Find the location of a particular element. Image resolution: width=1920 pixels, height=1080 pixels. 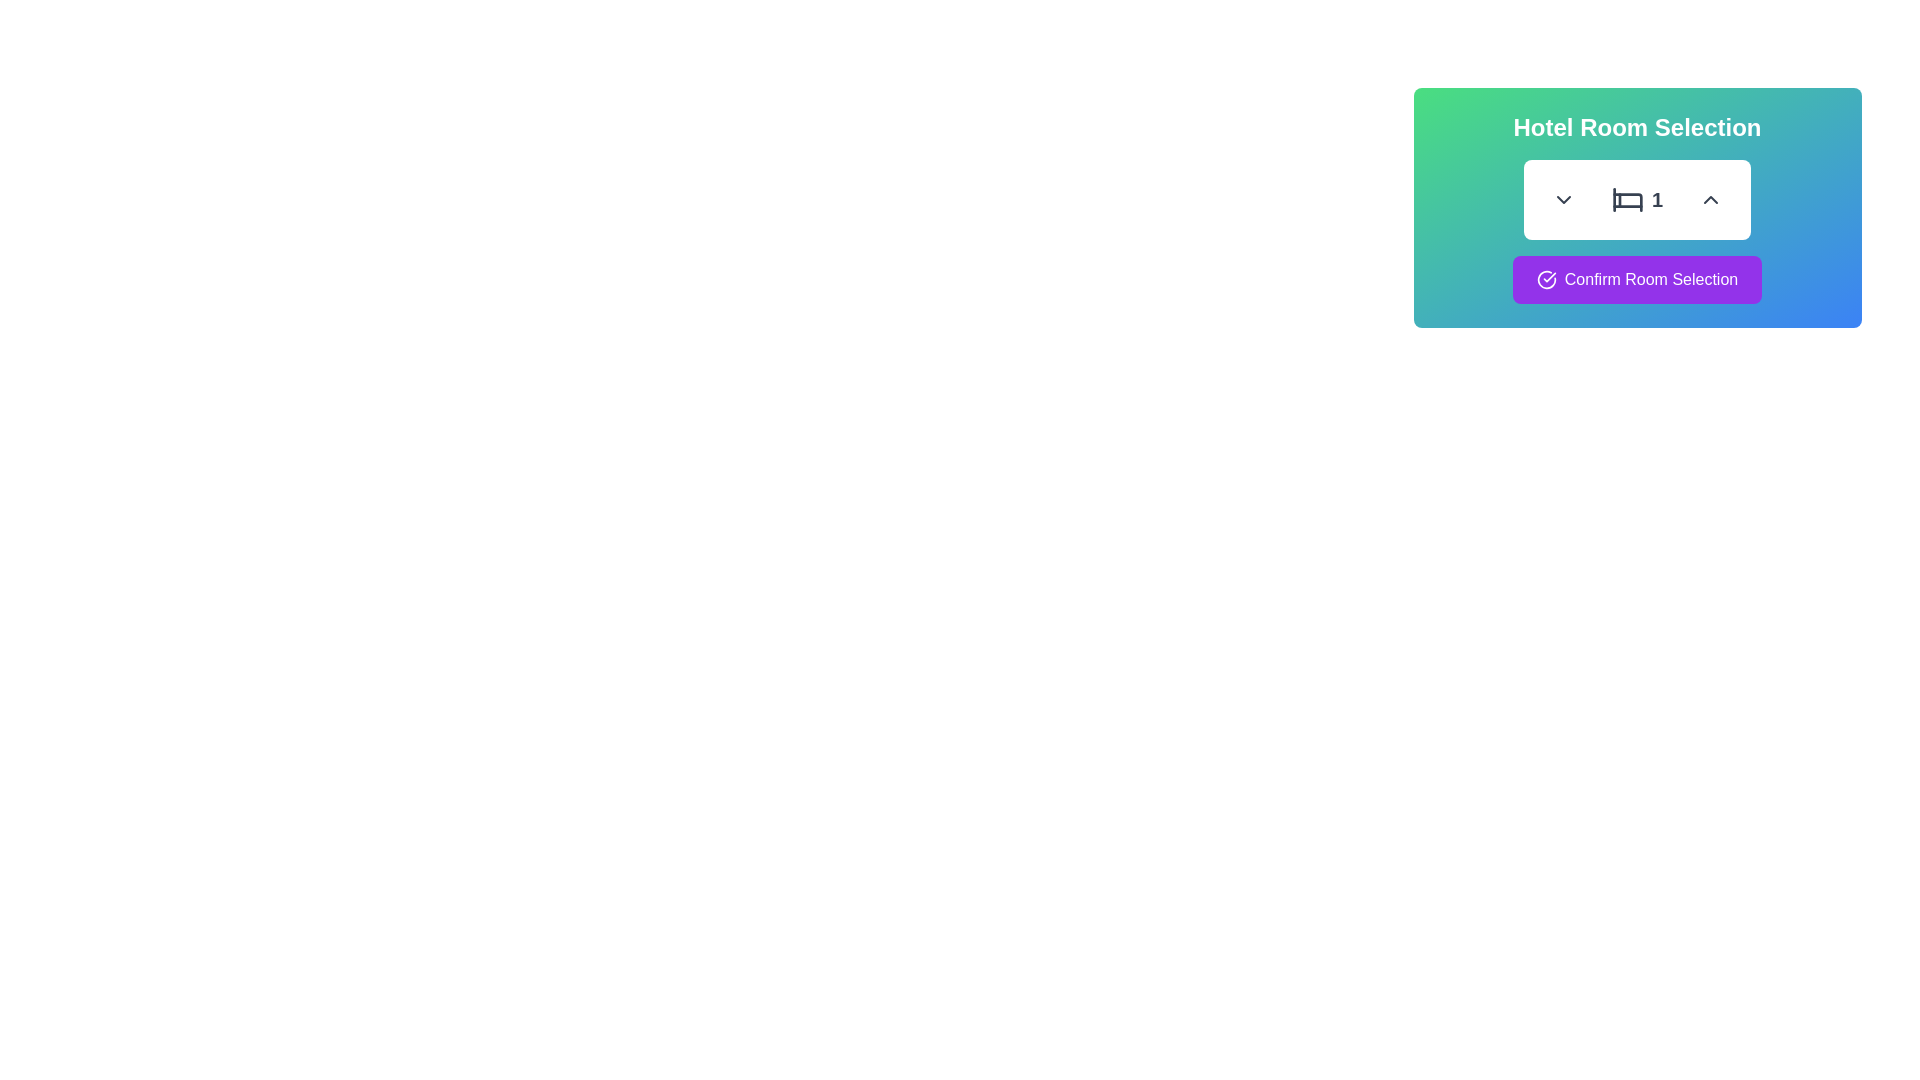

the stepper control component that features a downward arrow, a bed icon with the number '1', and an upward arrow, located within the 'Hotel Room Selection' card is located at coordinates (1637, 230).